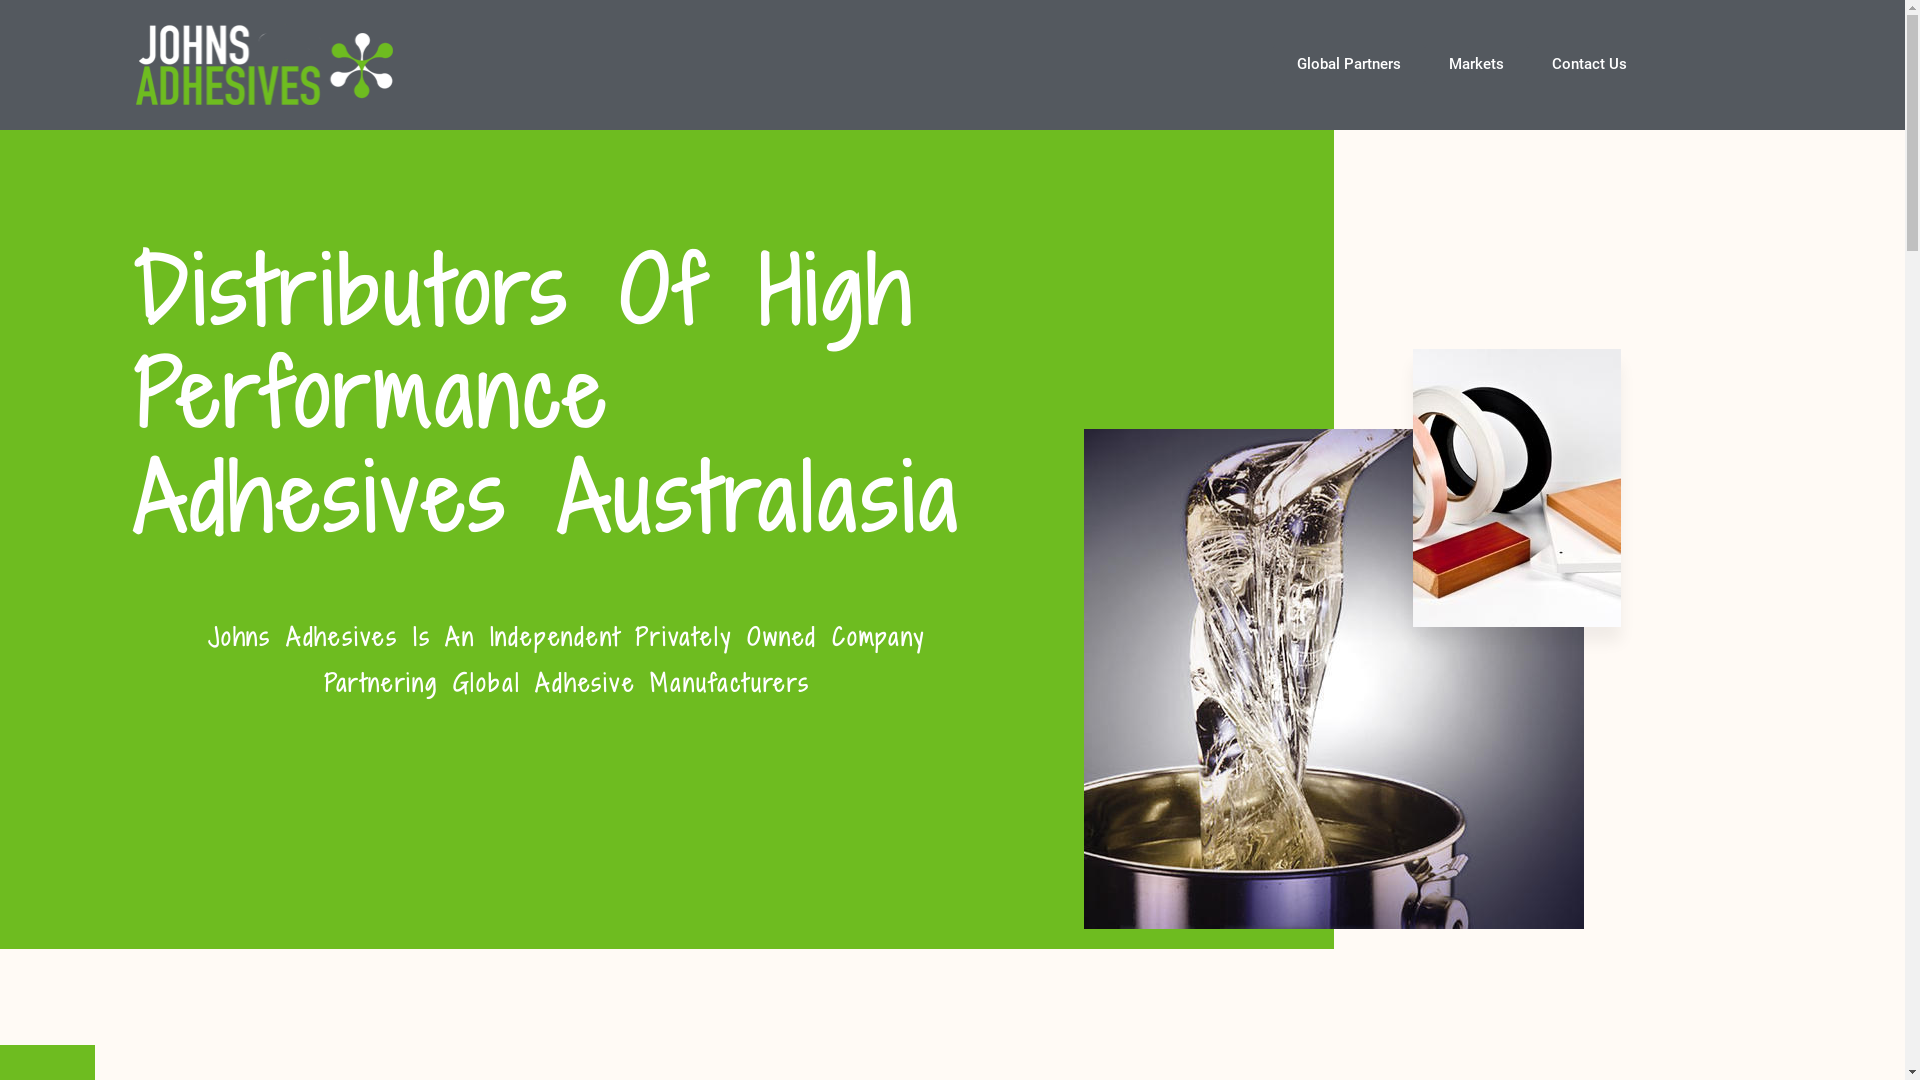  I want to click on 'Global Partners', so click(1348, 63).